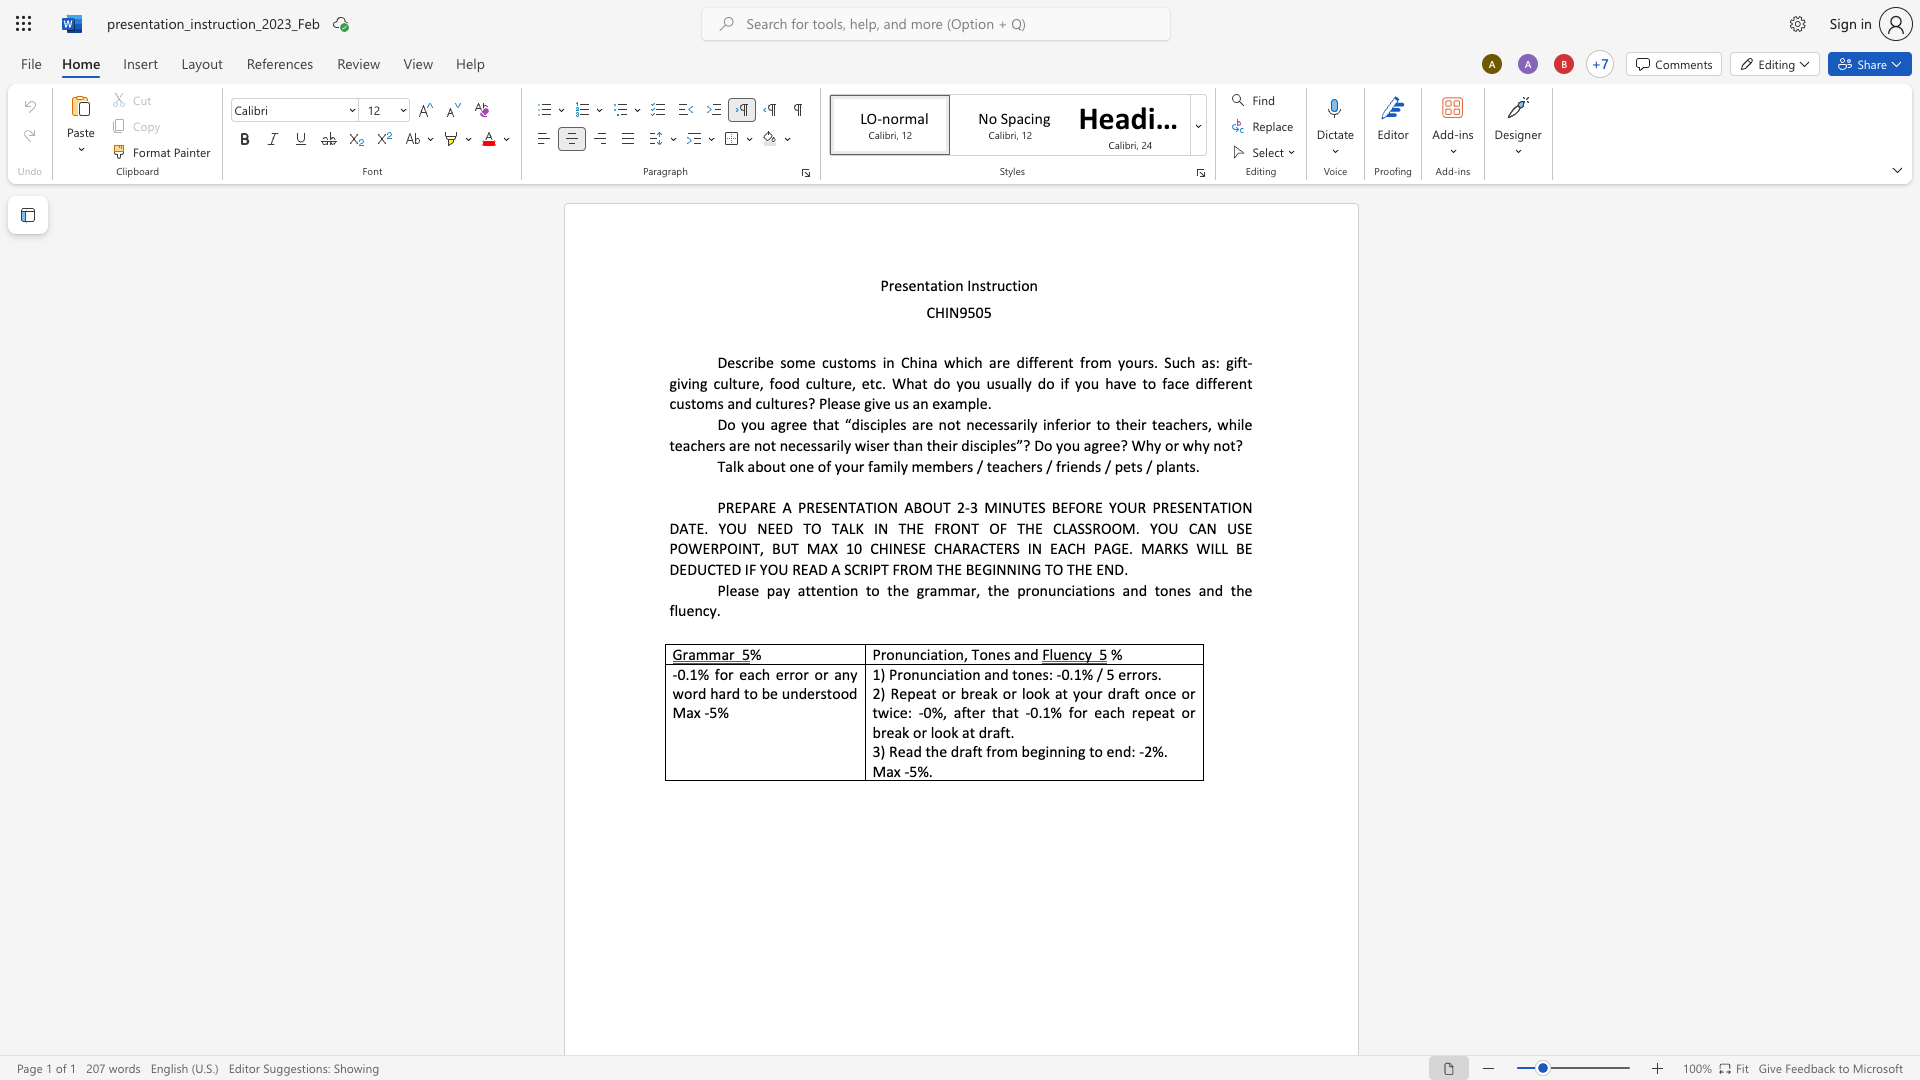 The width and height of the screenshot is (1920, 1080). What do you see at coordinates (919, 403) in the screenshot?
I see `the space between the continuous character "a" and "n" in the text` at bounding box center [919, 403].